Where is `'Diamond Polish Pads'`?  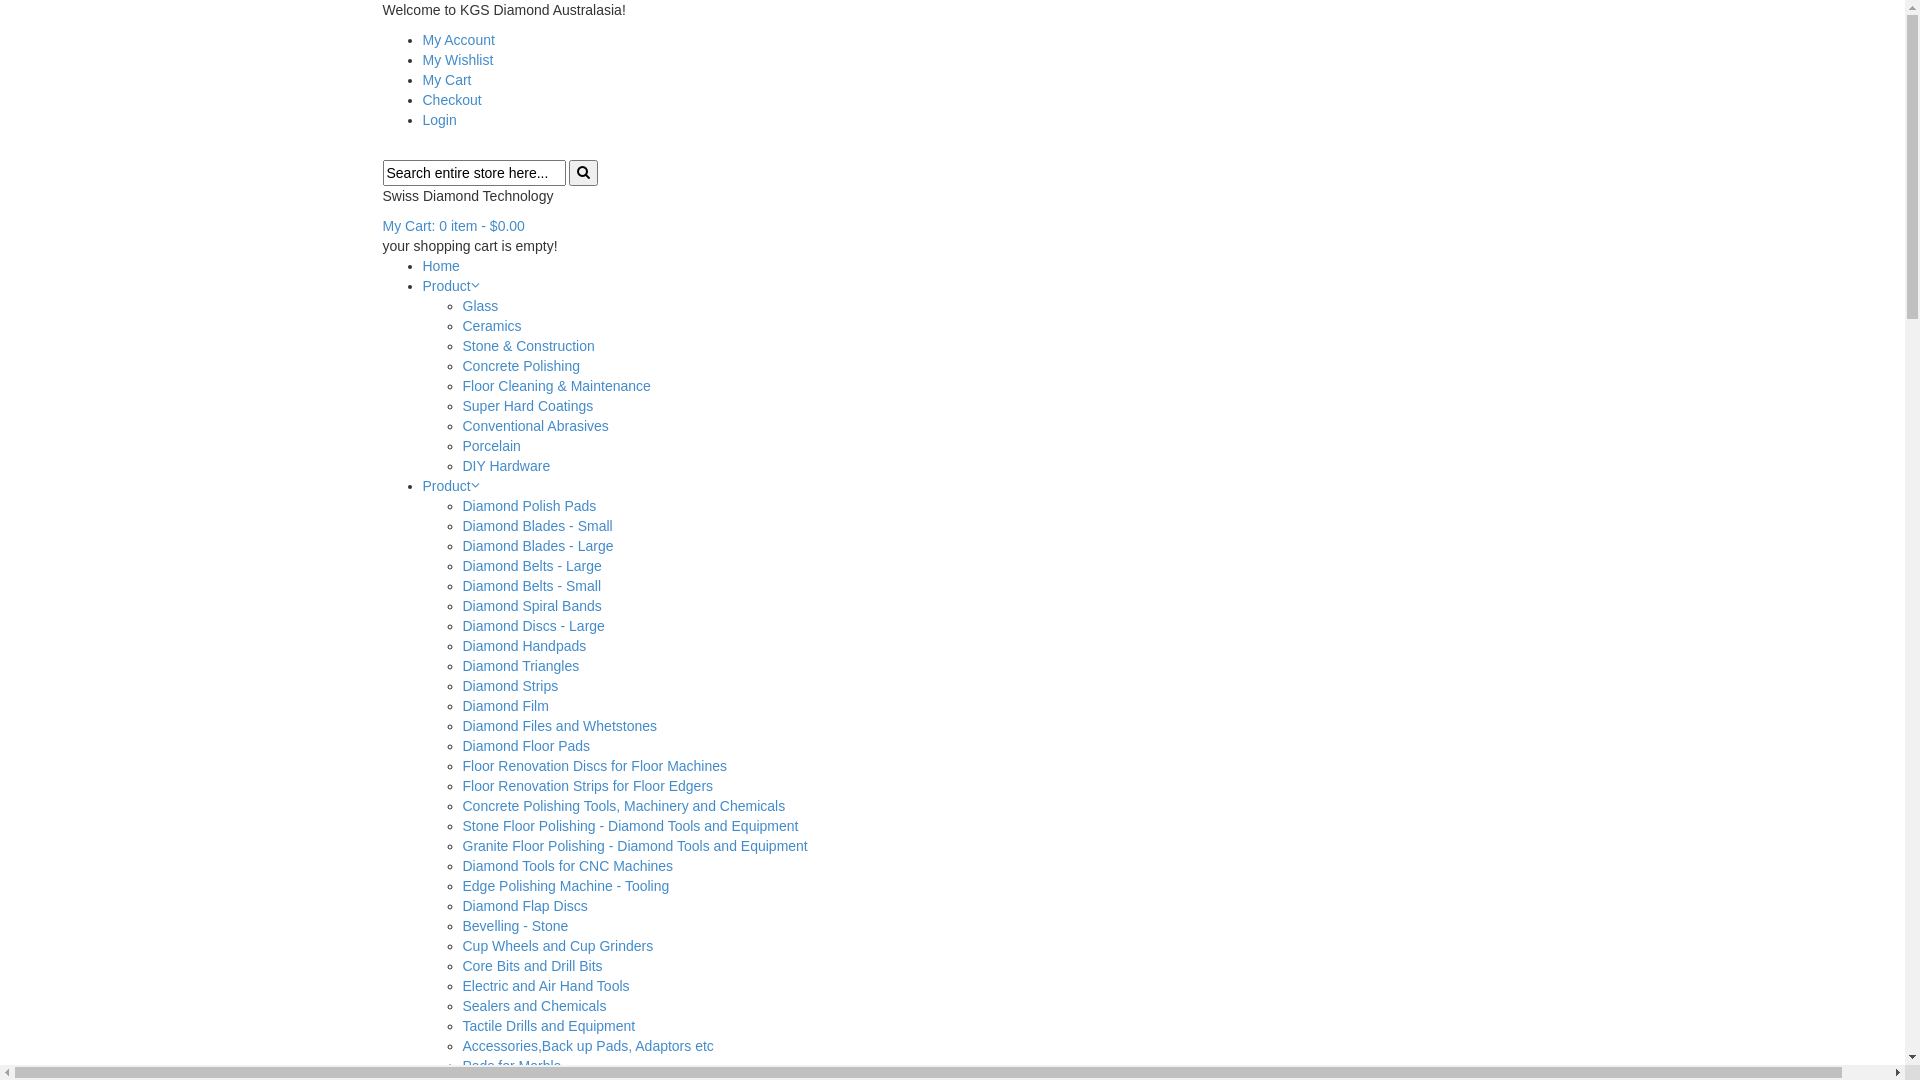 'Diamond Polish Pads' is located at coordinates (528, 504).